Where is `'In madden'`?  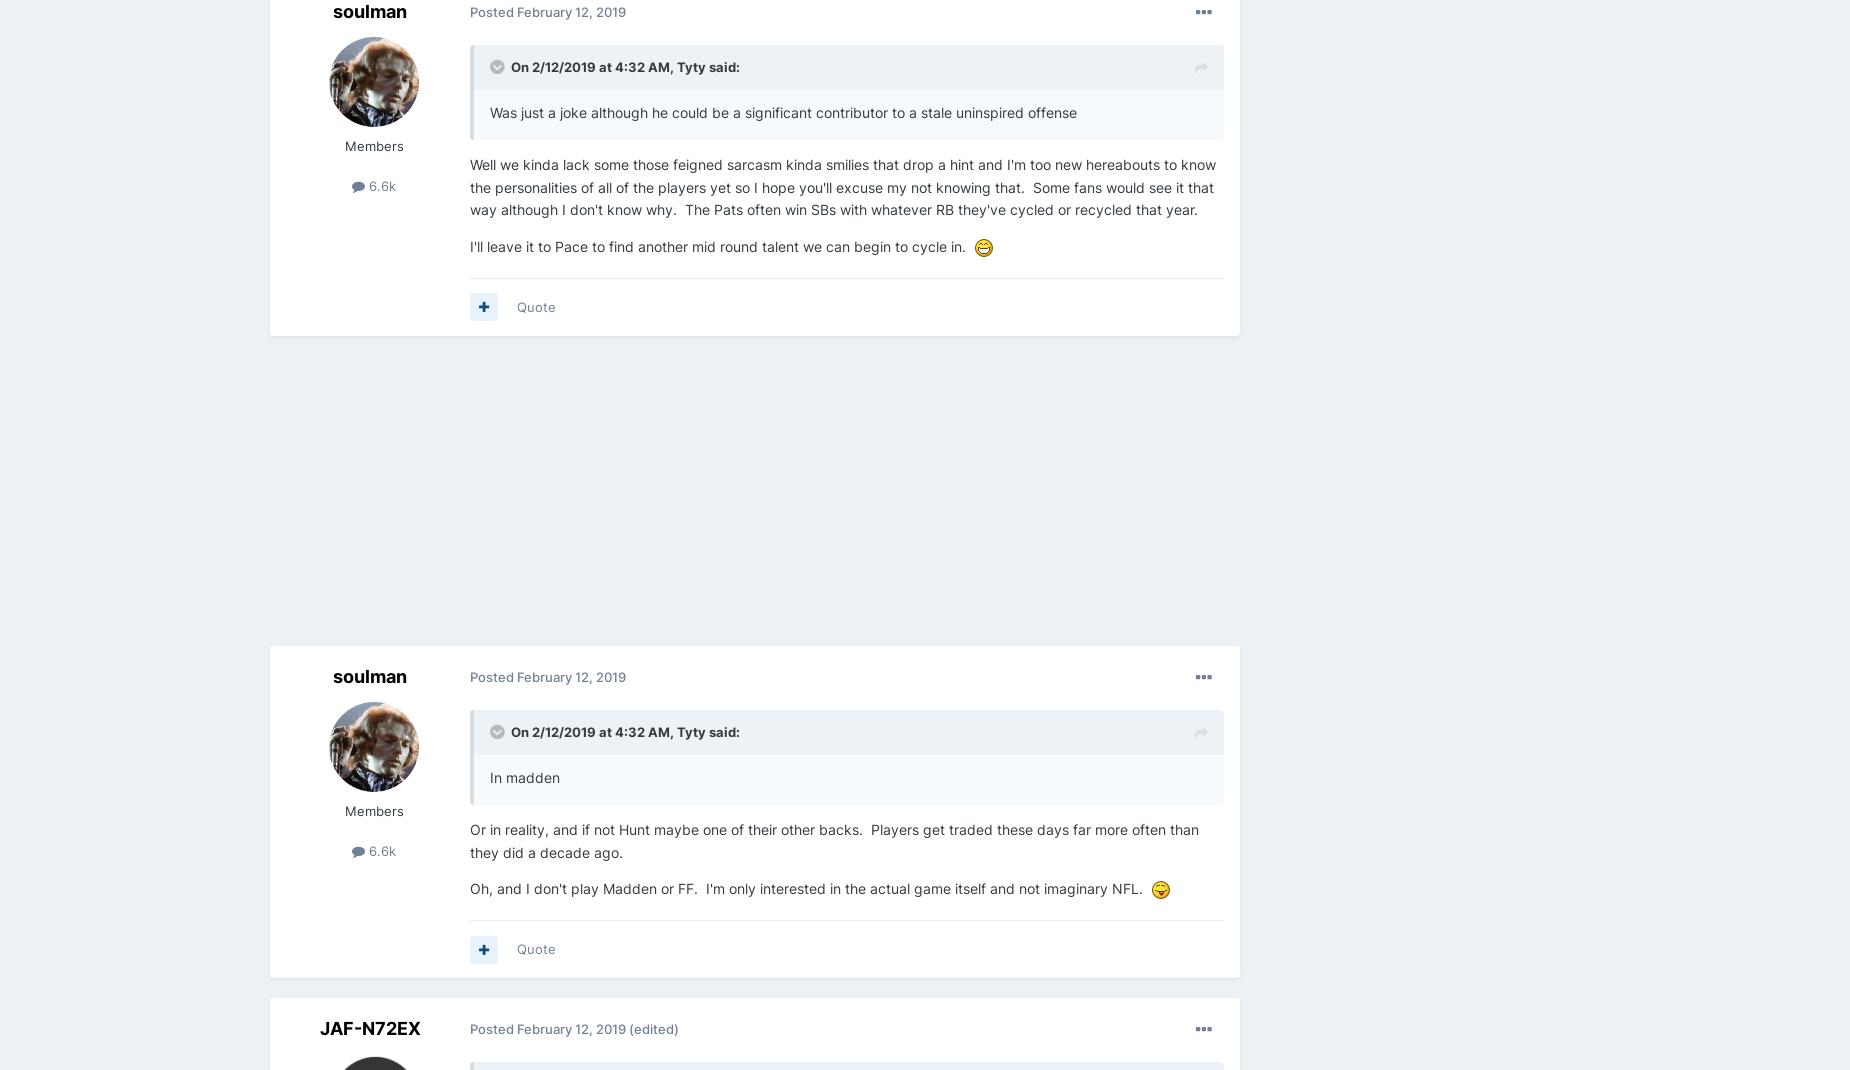 'In madden' is located at coordinates (527, 775).